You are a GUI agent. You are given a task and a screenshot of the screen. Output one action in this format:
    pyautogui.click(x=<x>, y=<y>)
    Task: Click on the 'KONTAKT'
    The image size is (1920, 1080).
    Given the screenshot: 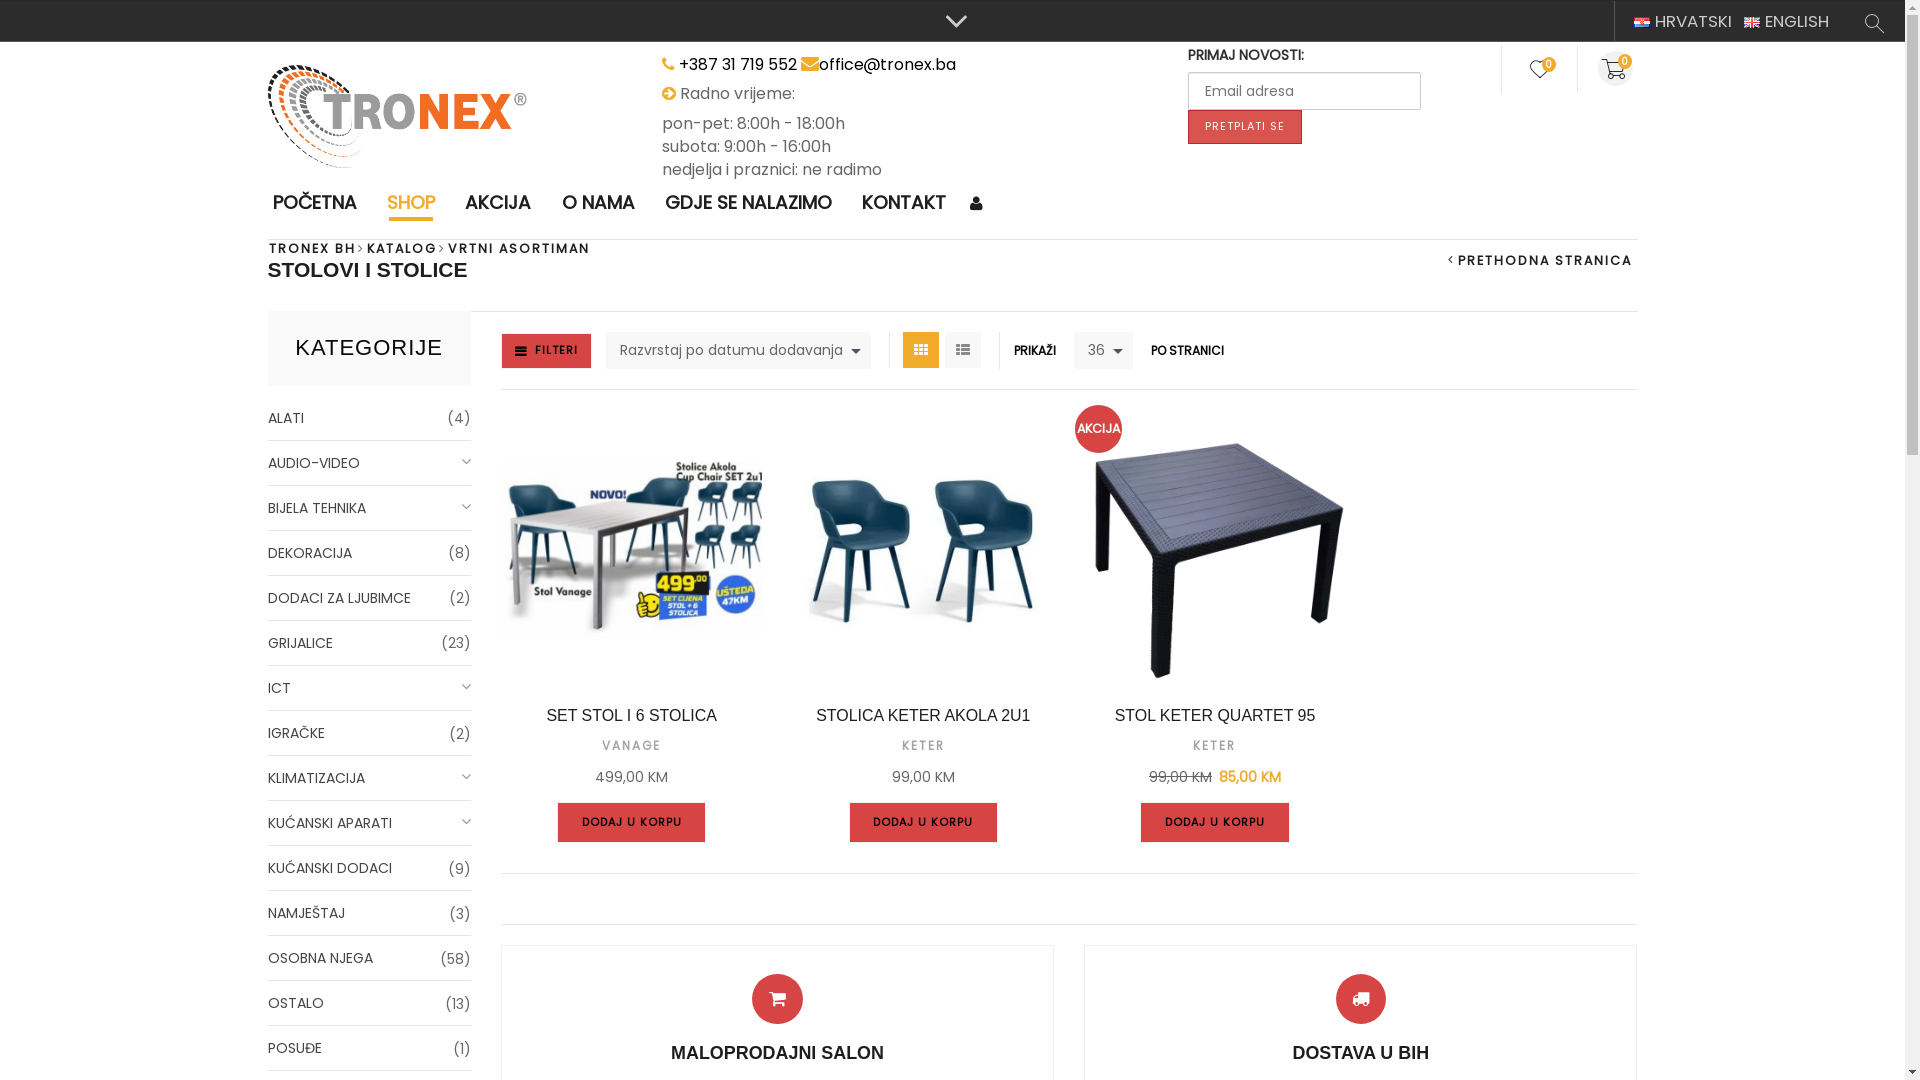 What is the action you would take?
    pyautogui.click(x=902, y=203)
    